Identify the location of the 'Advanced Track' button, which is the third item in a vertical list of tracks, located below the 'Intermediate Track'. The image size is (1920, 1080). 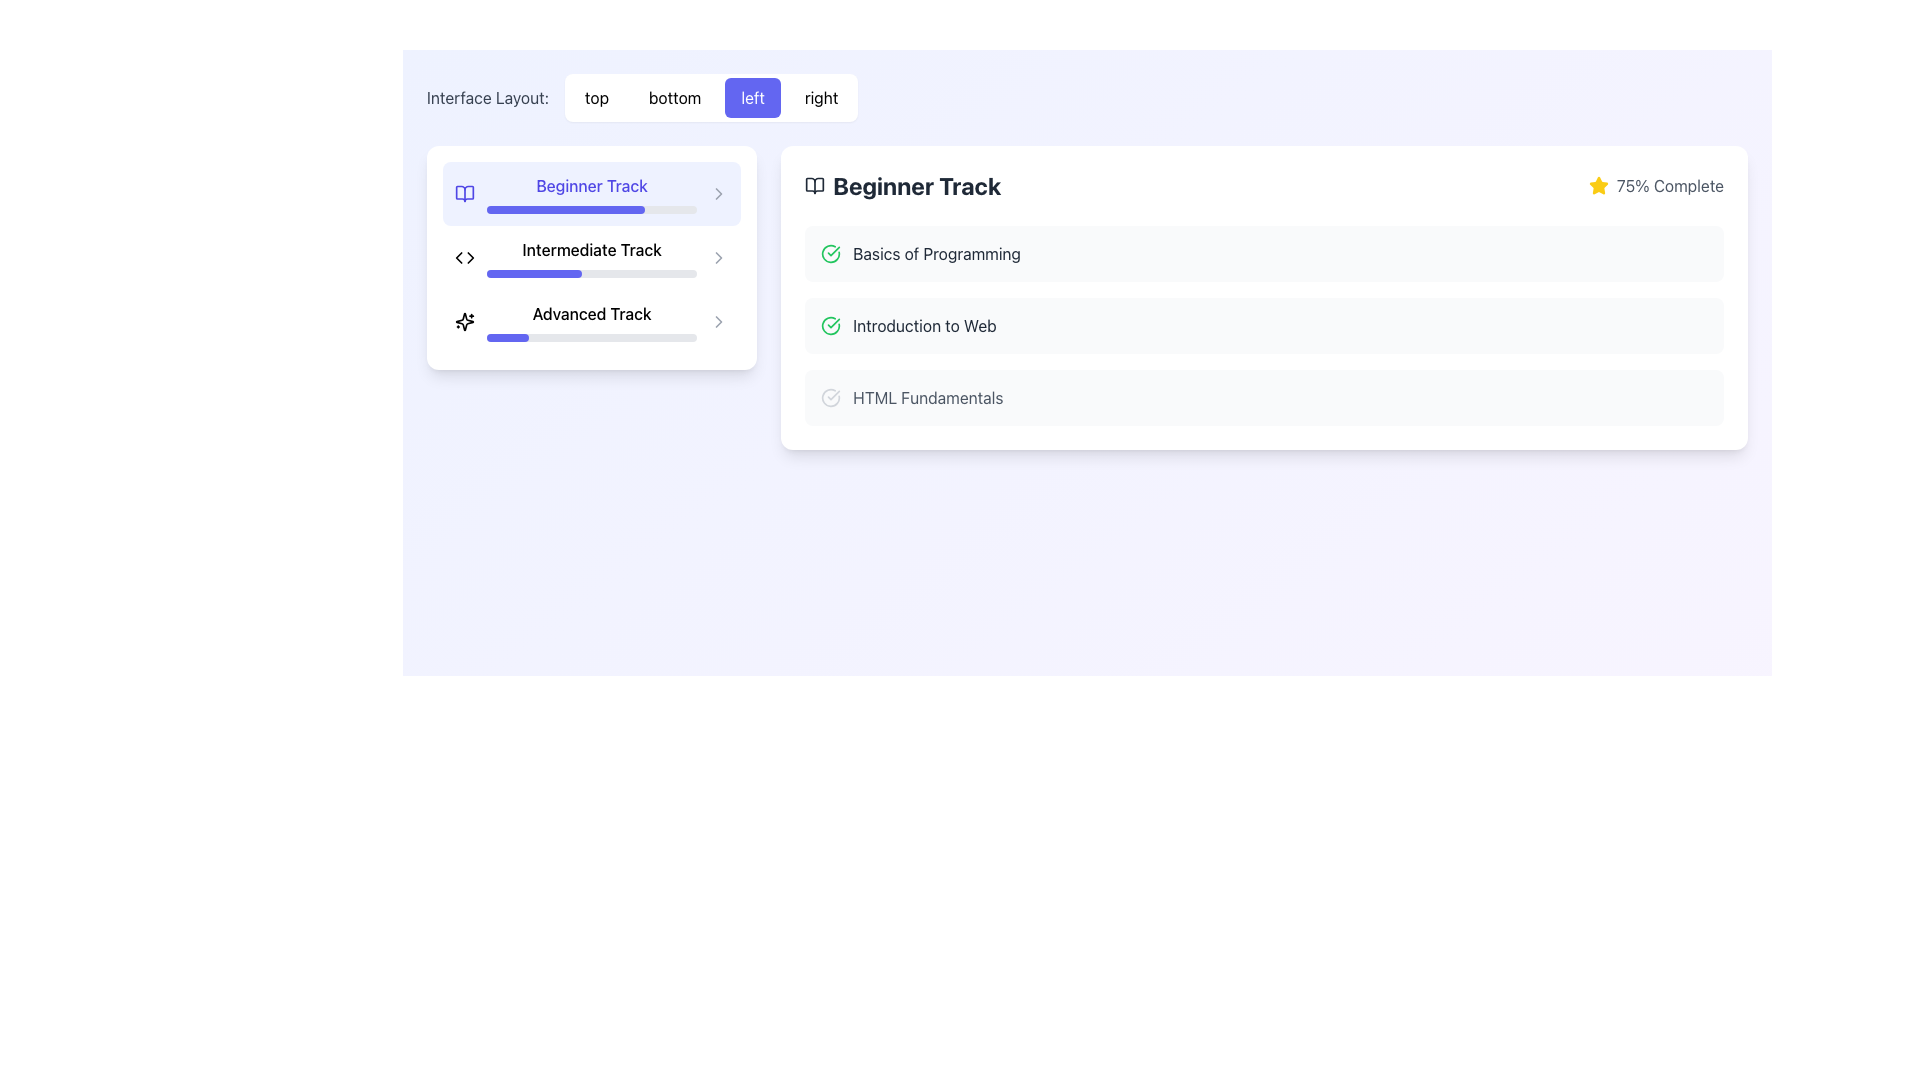
(590, 297).